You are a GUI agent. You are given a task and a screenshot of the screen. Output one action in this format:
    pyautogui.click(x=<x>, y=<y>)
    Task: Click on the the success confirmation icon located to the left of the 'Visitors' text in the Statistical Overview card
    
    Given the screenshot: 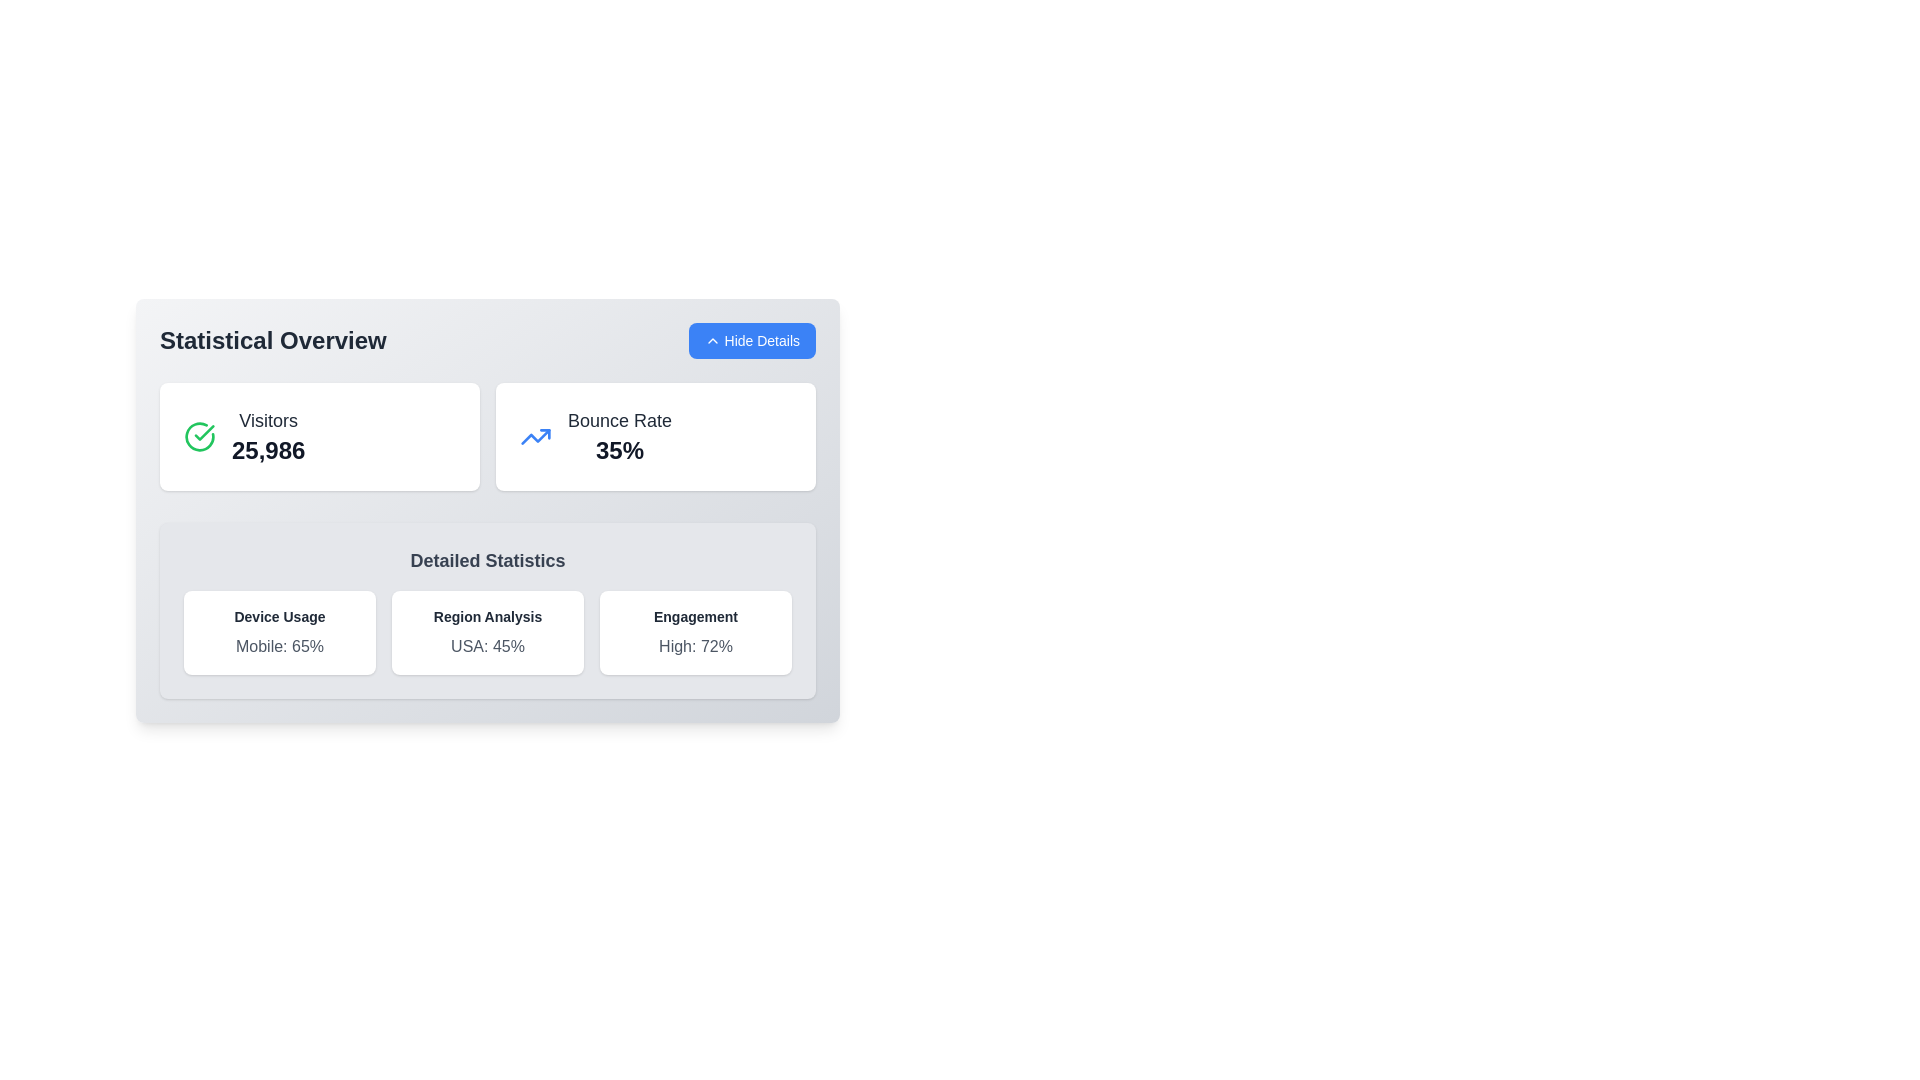 What is the action you would take?
    pyautogui.click(x=200, y=435)
    